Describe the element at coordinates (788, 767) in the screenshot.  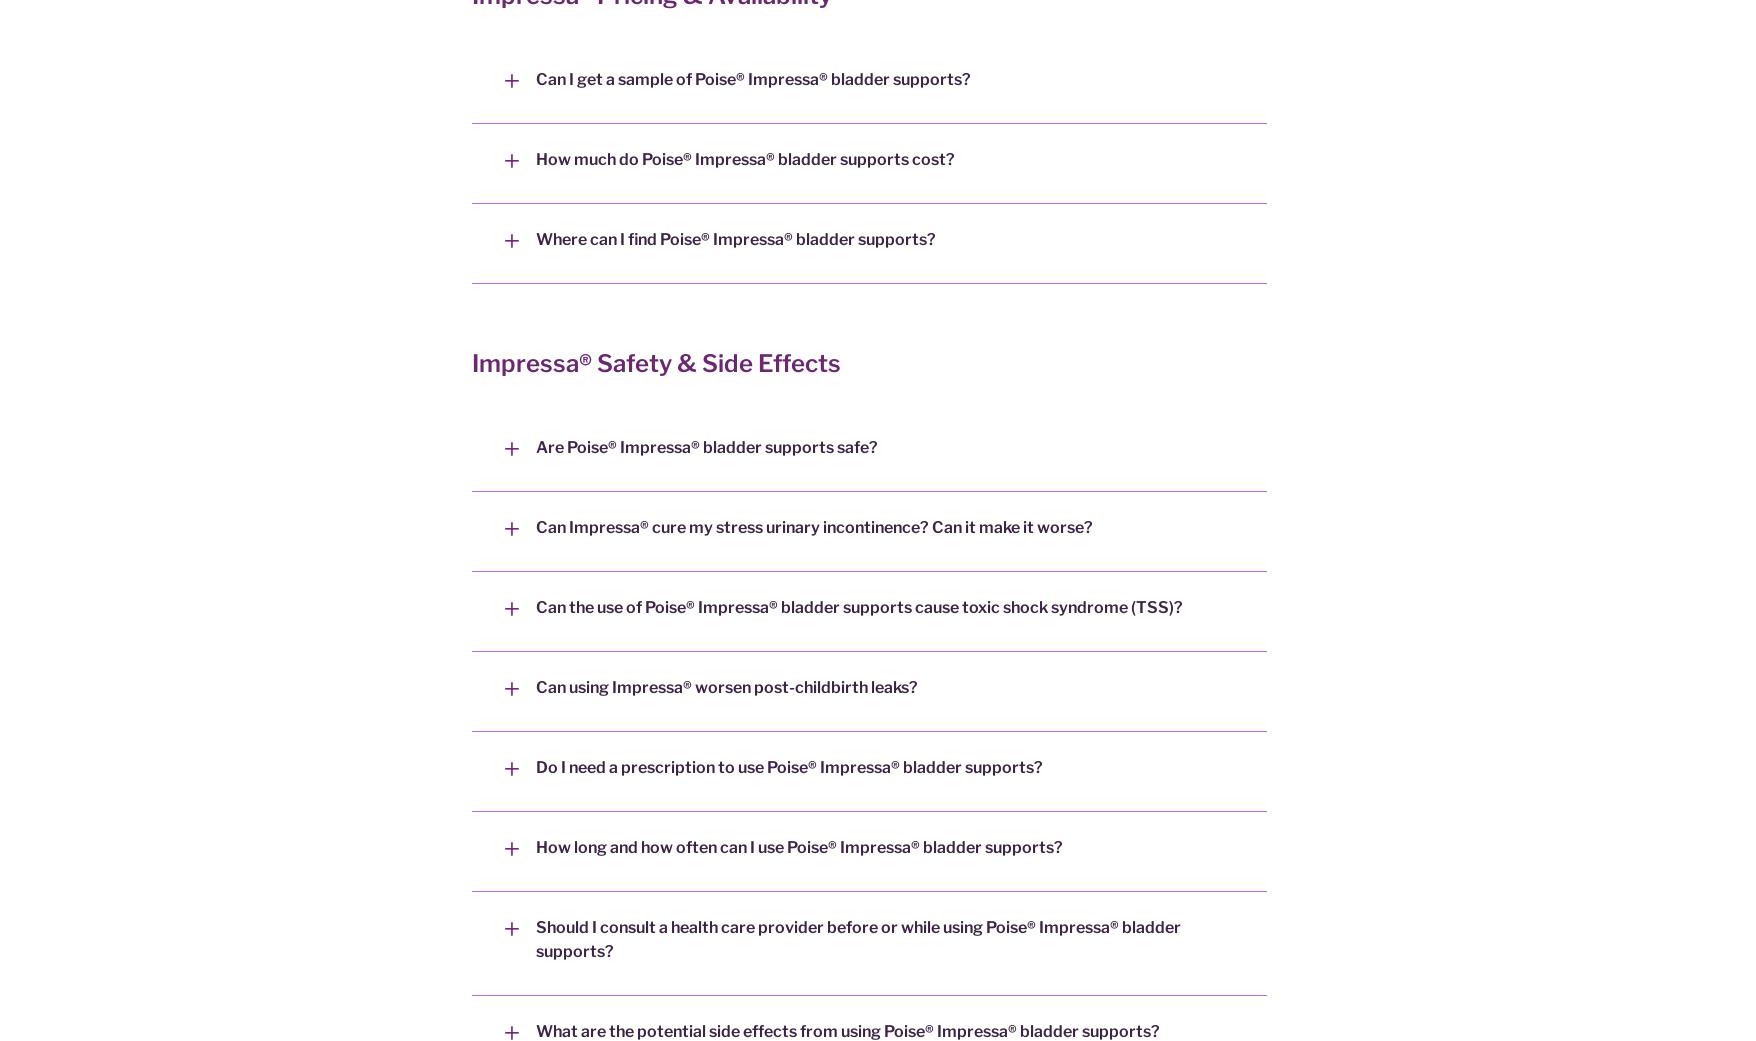
I see `'Do I need a prescription to use Poise® Impressa® bladder supports?'` at that location.